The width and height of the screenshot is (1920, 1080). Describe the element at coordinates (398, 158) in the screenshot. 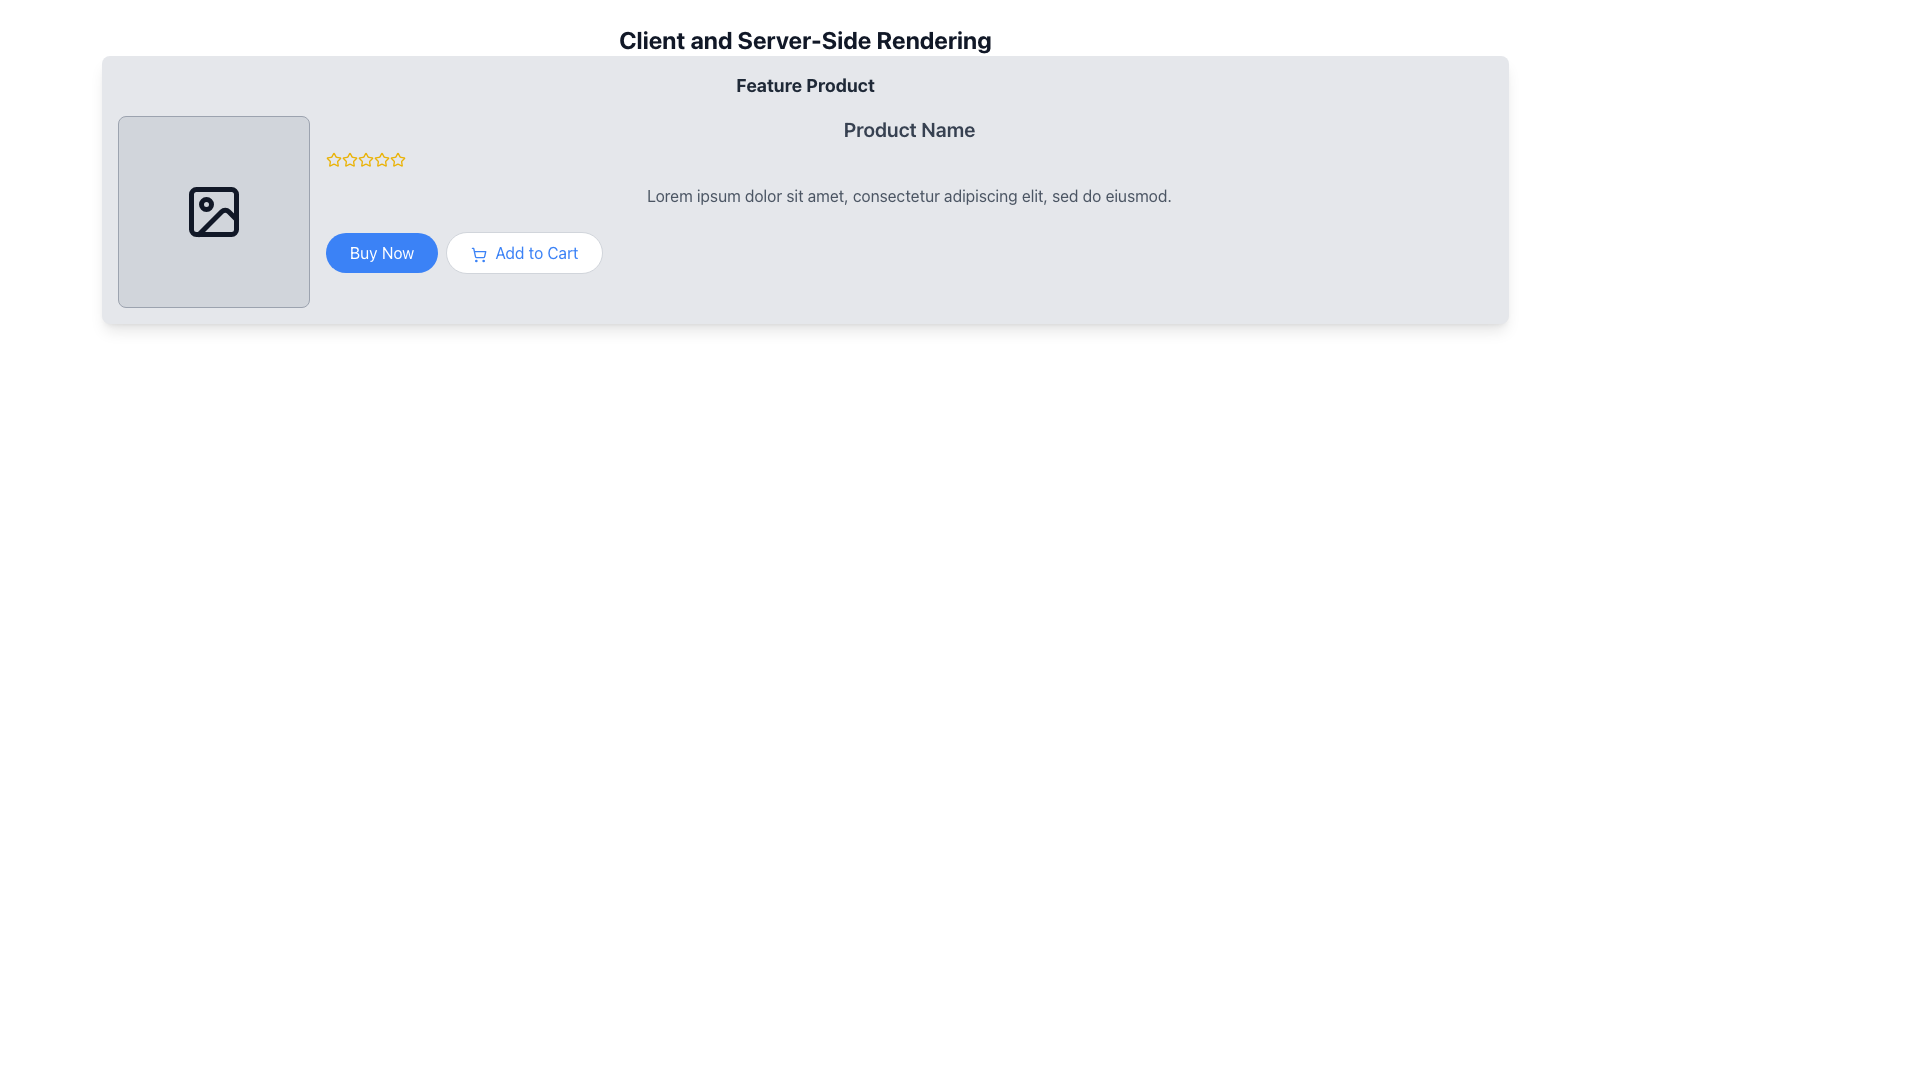

I see `the last yellow star icon in a horizontal row of five stars, located to the left of the 'Buy Now' button` at that location.